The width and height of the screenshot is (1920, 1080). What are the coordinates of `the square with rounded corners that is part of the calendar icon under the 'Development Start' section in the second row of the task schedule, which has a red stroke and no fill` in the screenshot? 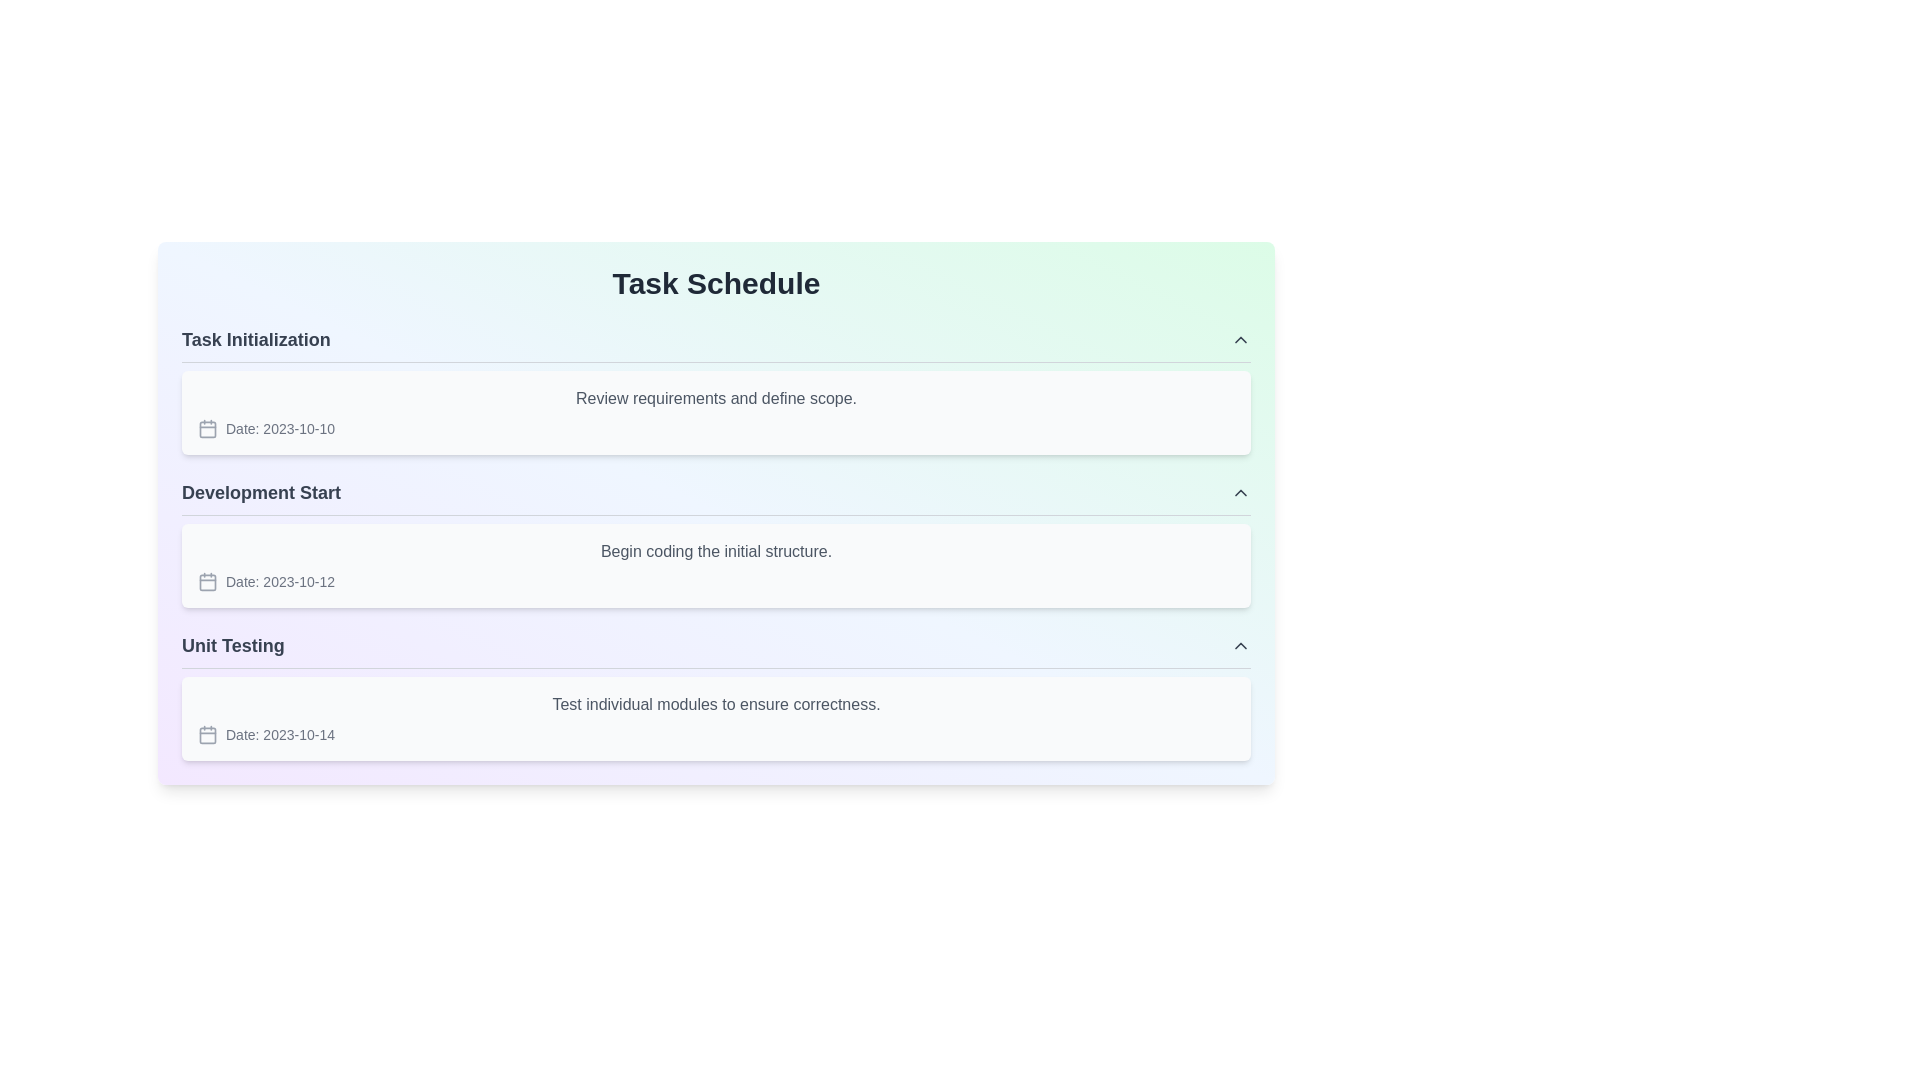 It's located at (207, 582).